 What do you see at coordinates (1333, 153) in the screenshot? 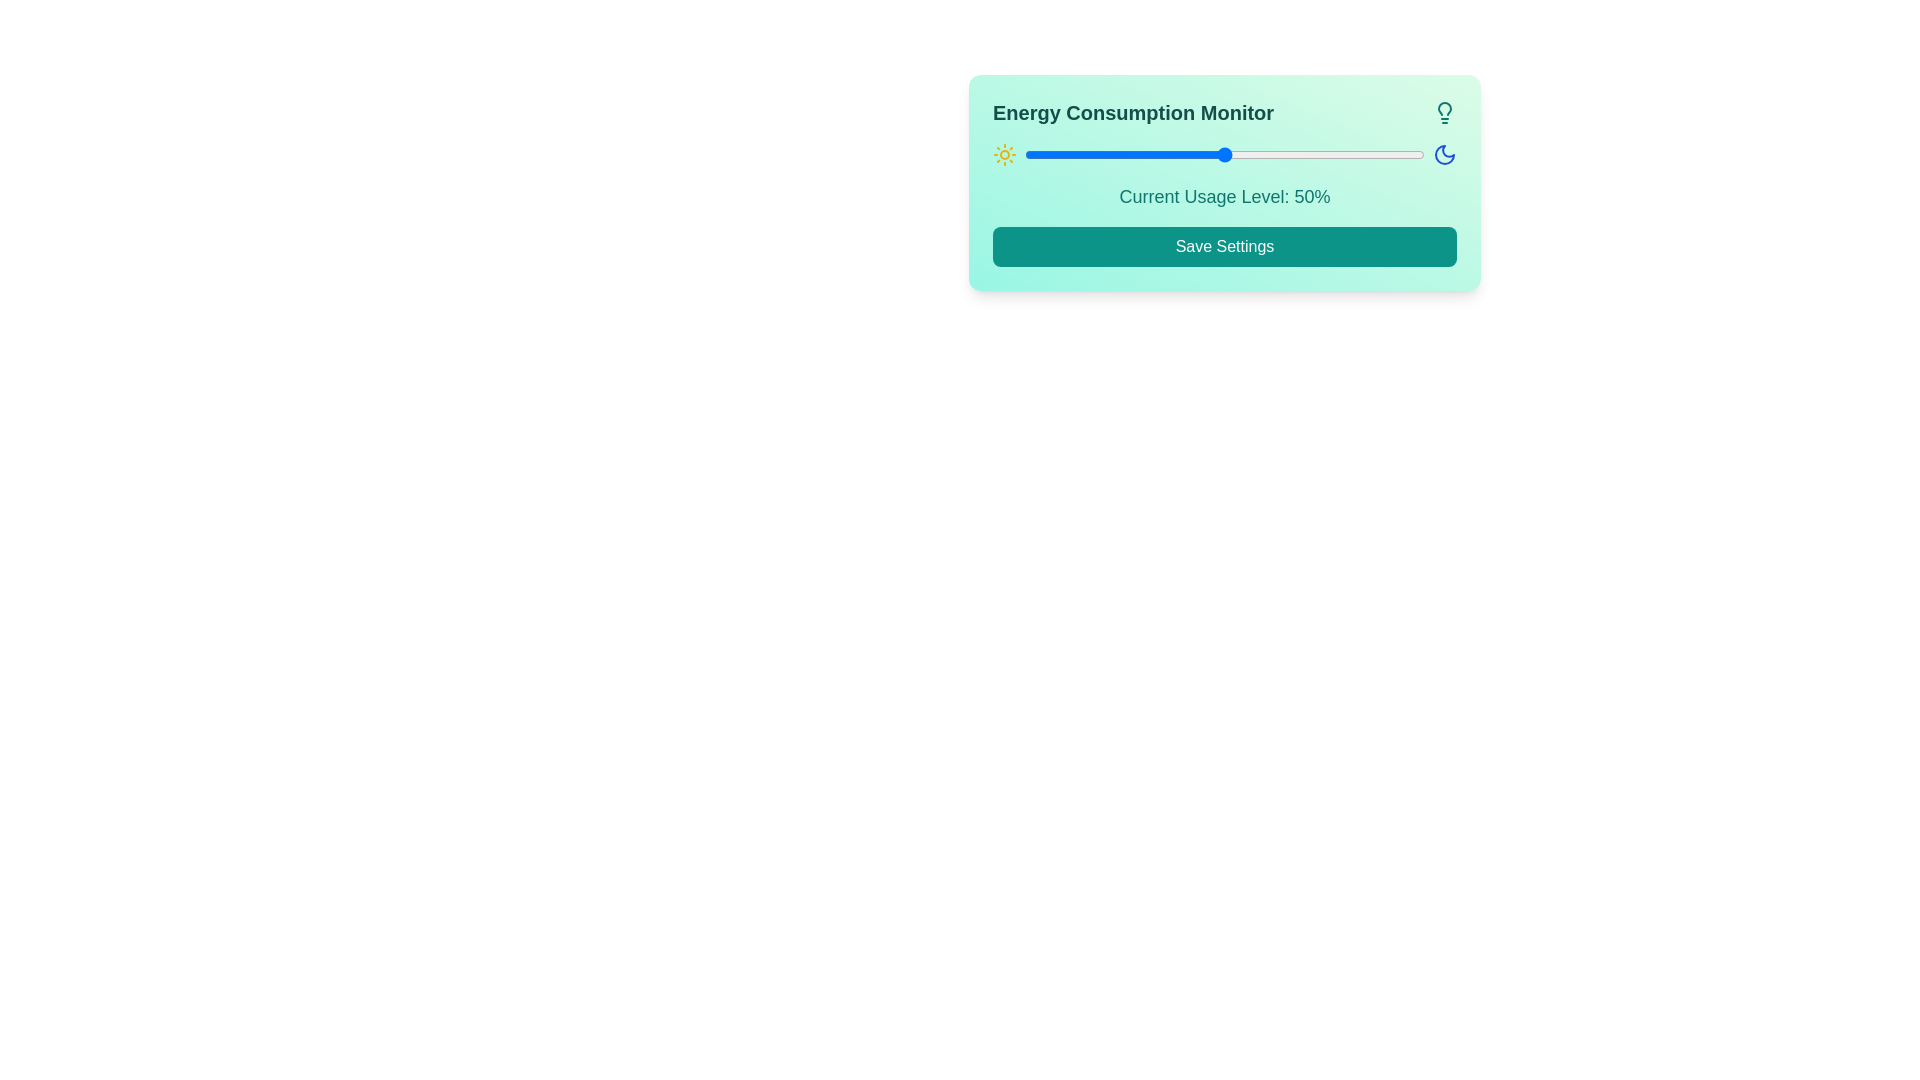
I see `the slider to set the energy usage level to 77%` at bounding box center [1333, 153].